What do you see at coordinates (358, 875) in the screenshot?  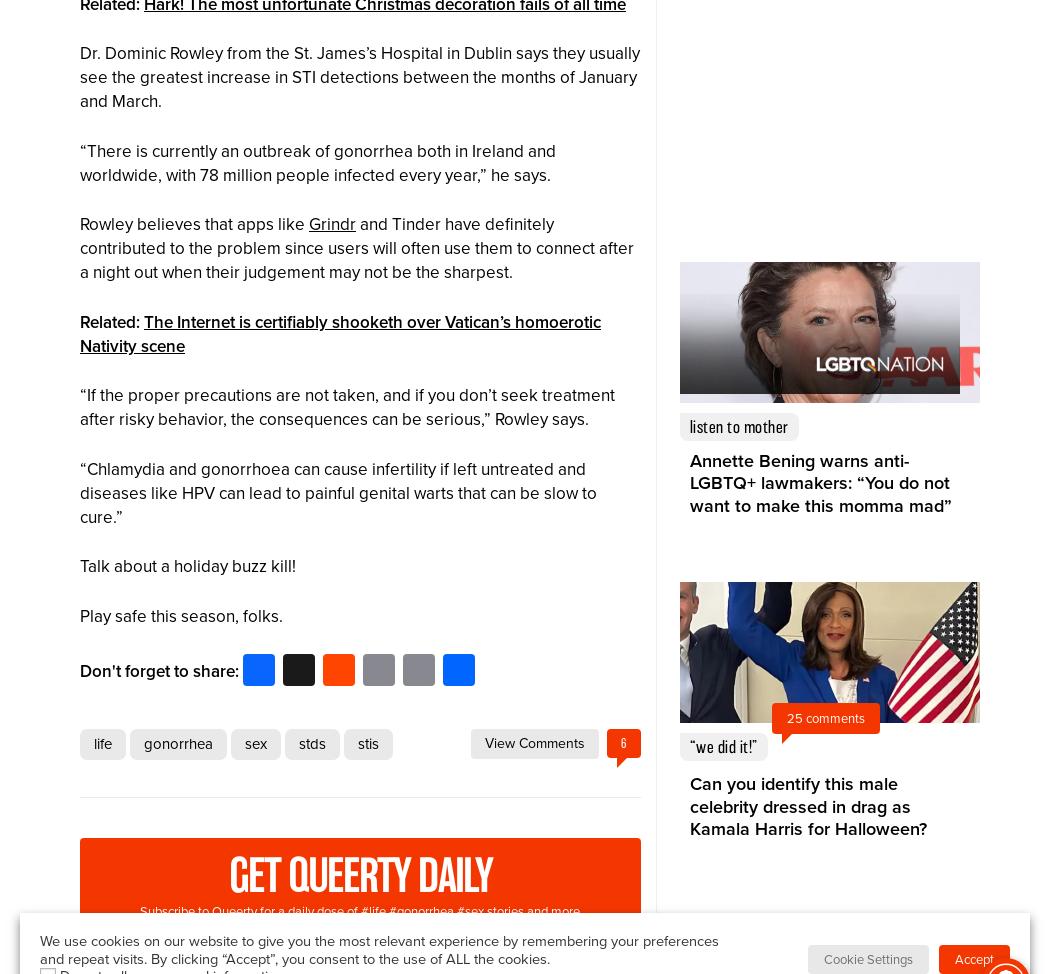 I see `'Get Queerty Daily'` at bounding box center [358, 875].